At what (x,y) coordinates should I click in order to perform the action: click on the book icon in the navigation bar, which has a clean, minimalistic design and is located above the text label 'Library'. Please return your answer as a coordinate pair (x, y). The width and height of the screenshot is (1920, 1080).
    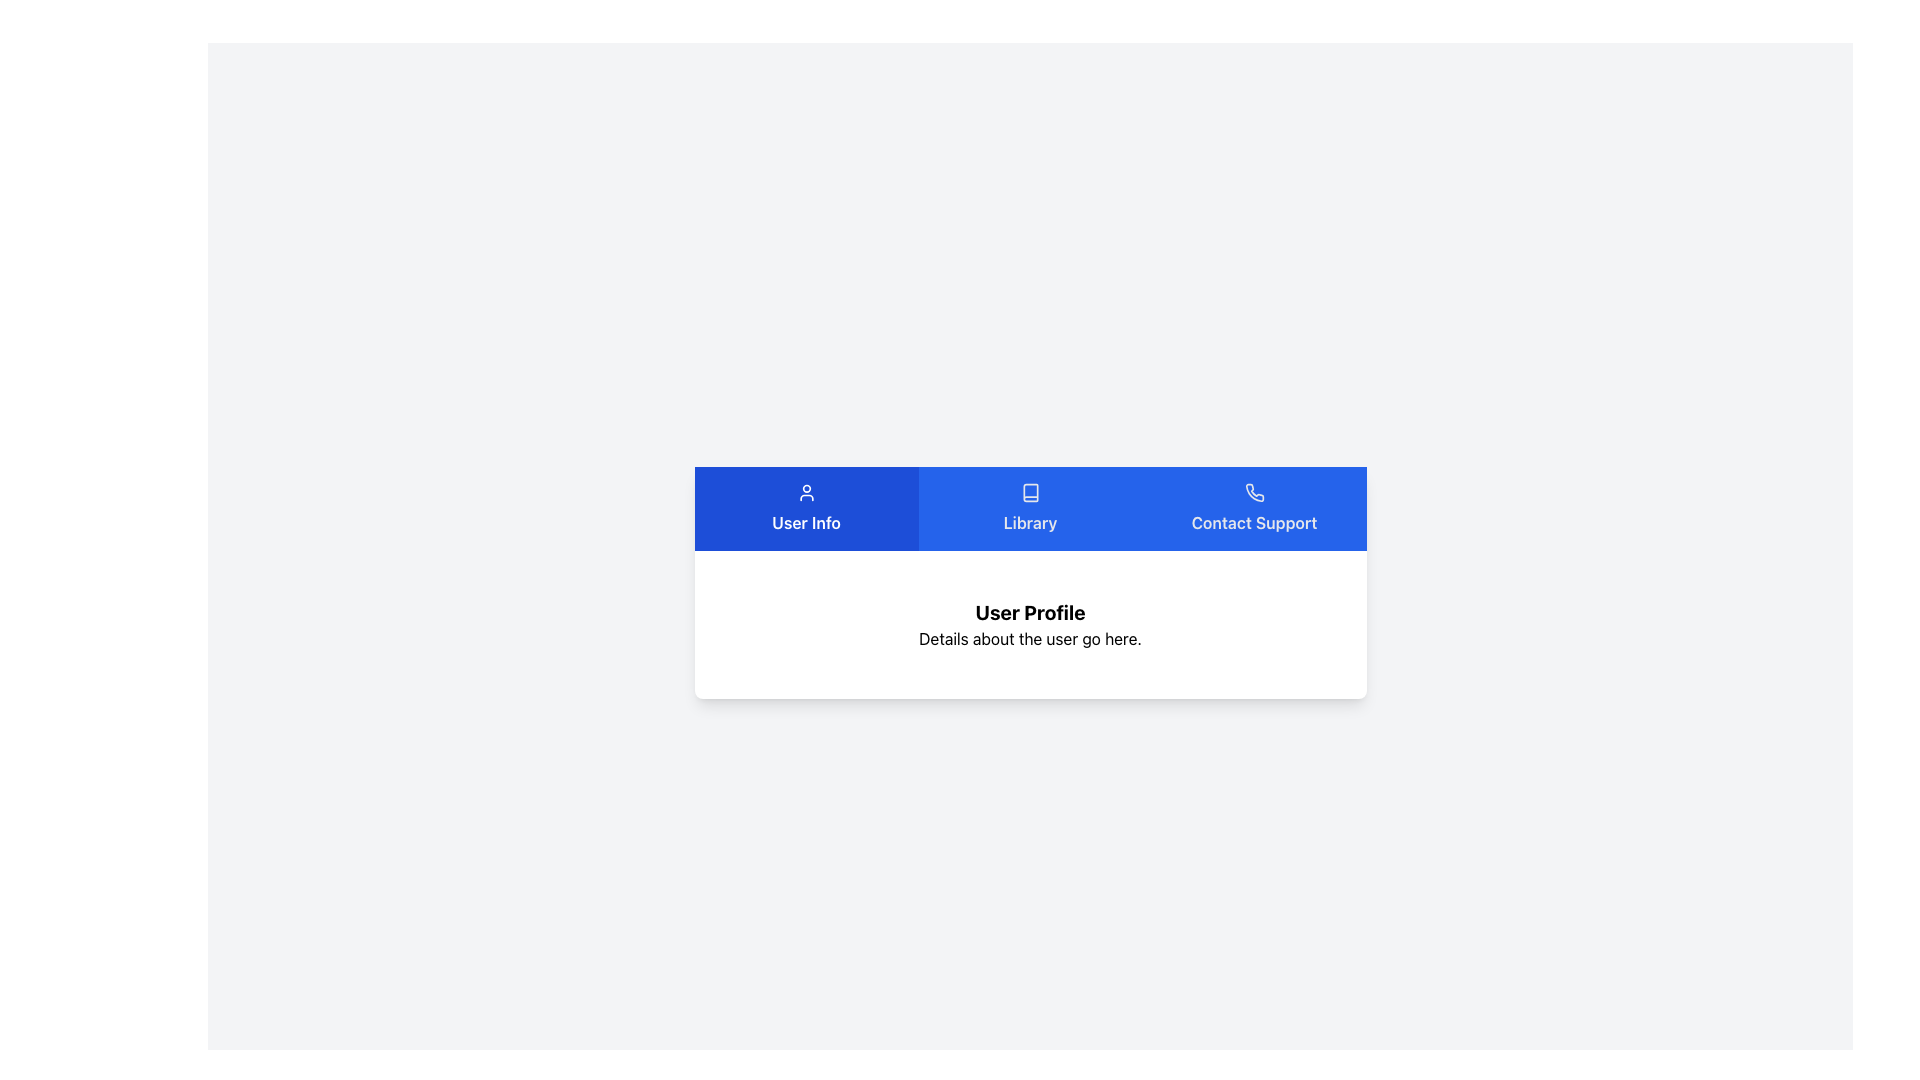
    Looking at the image, I should click on (1030, 493).